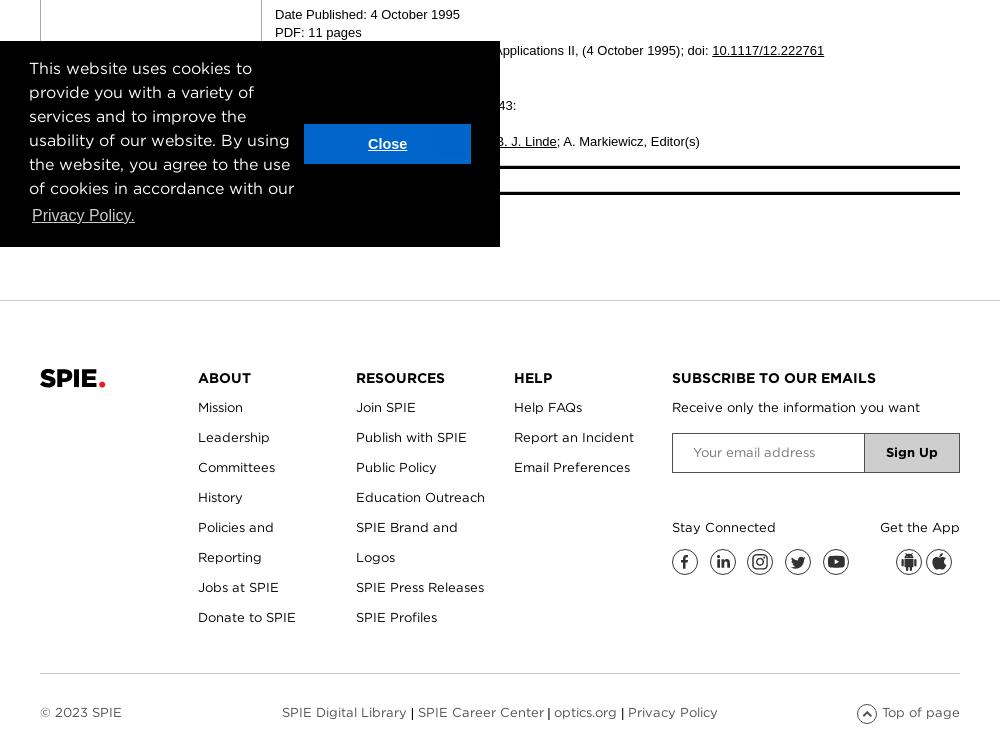 The width and height of the screenshot is (1000, 753). What do you see at coordinates (796, 405) in the screenshot?
I see `'Receive only the information you want'` at bounding box center [796, 405].